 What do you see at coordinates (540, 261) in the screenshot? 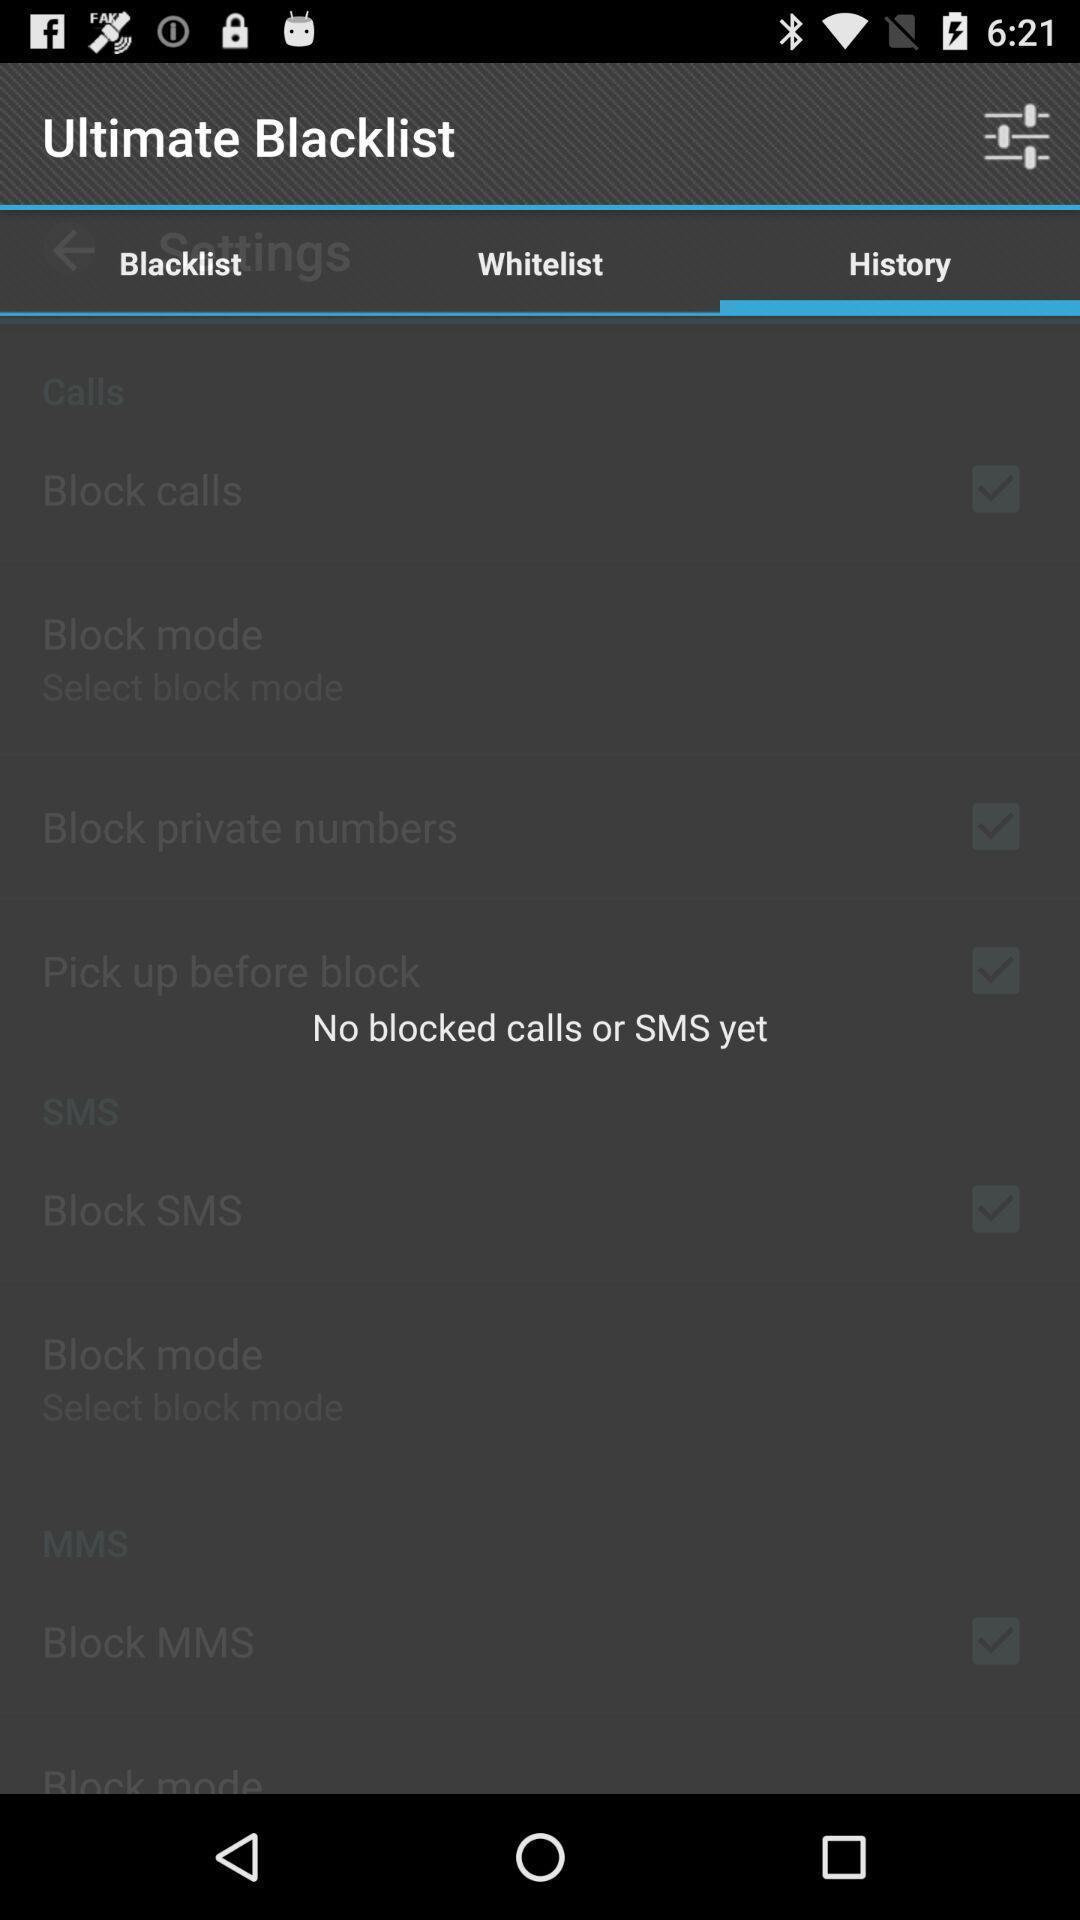
I see `icon below ultimate blacklist icon` at bounding box center [540, 261].